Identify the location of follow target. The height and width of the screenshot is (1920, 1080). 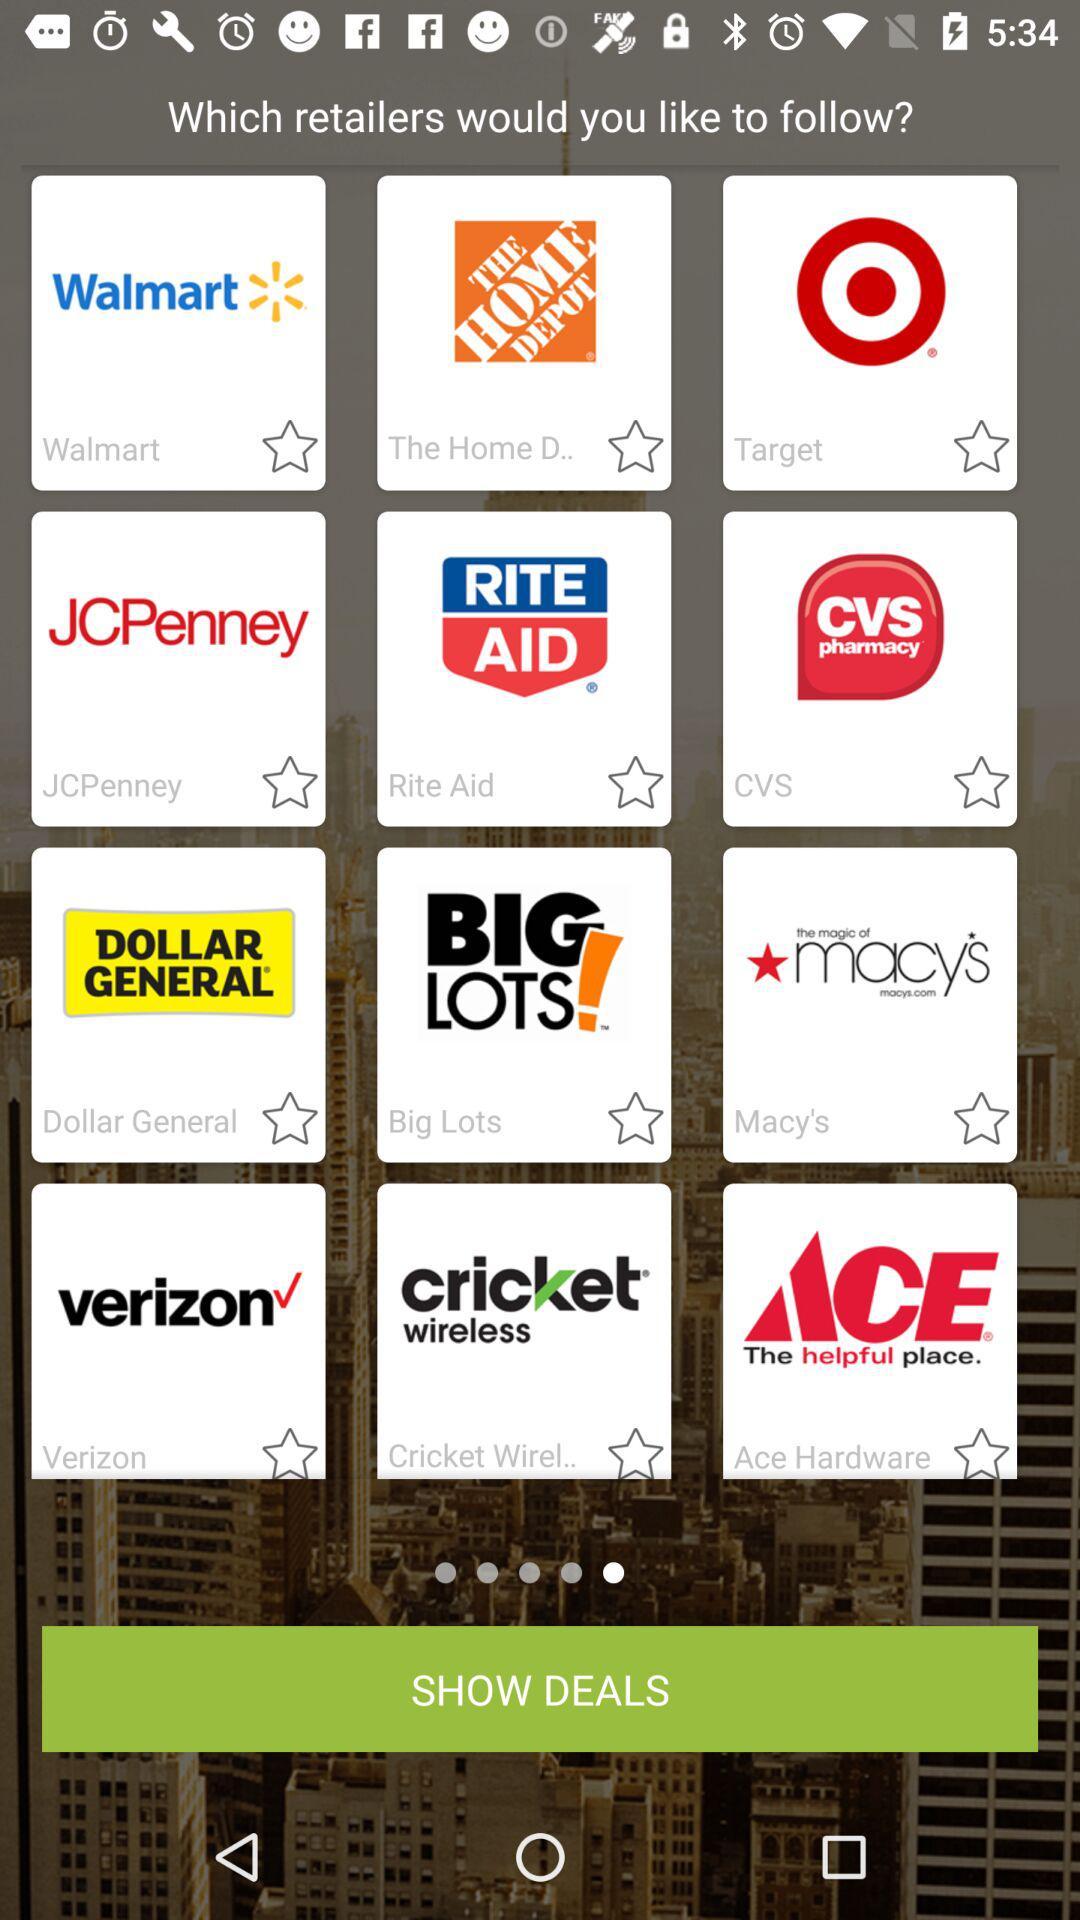
(968, 447).